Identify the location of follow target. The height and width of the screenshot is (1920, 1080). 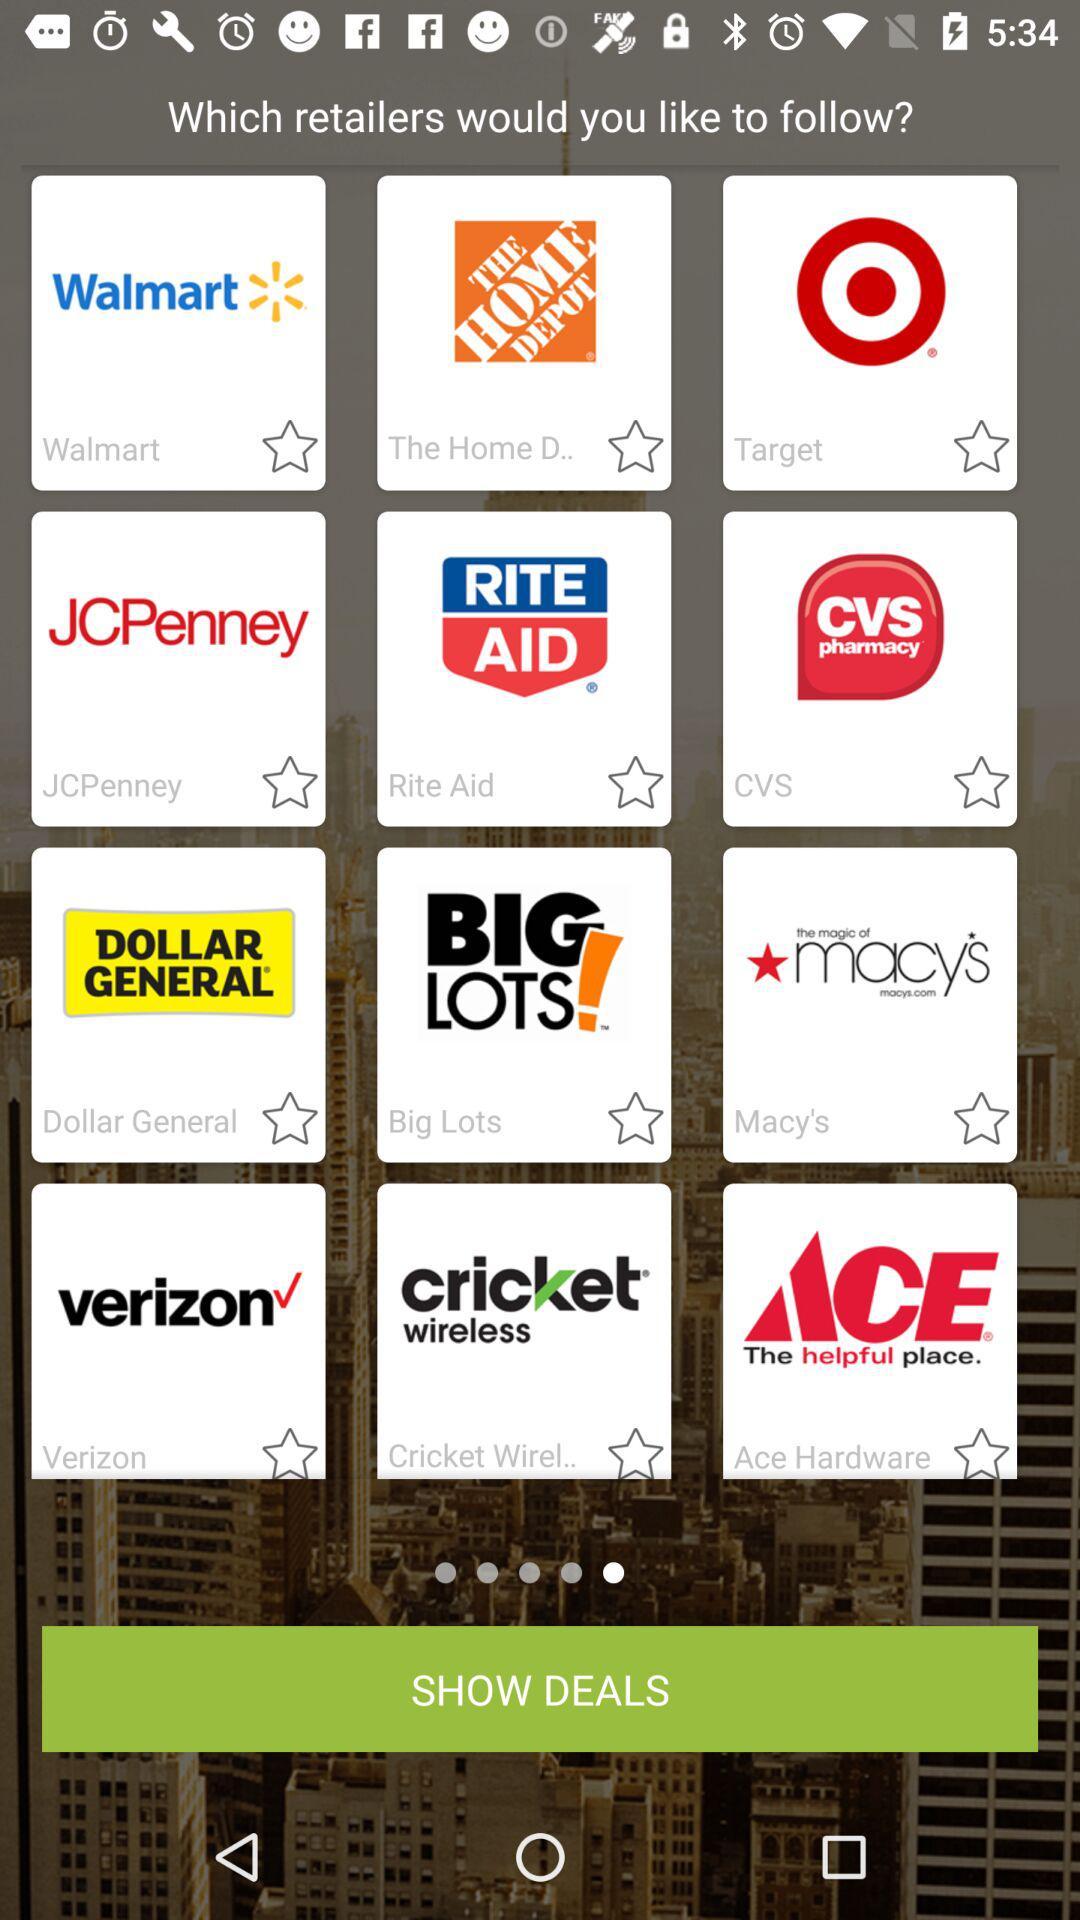
(968, 447).